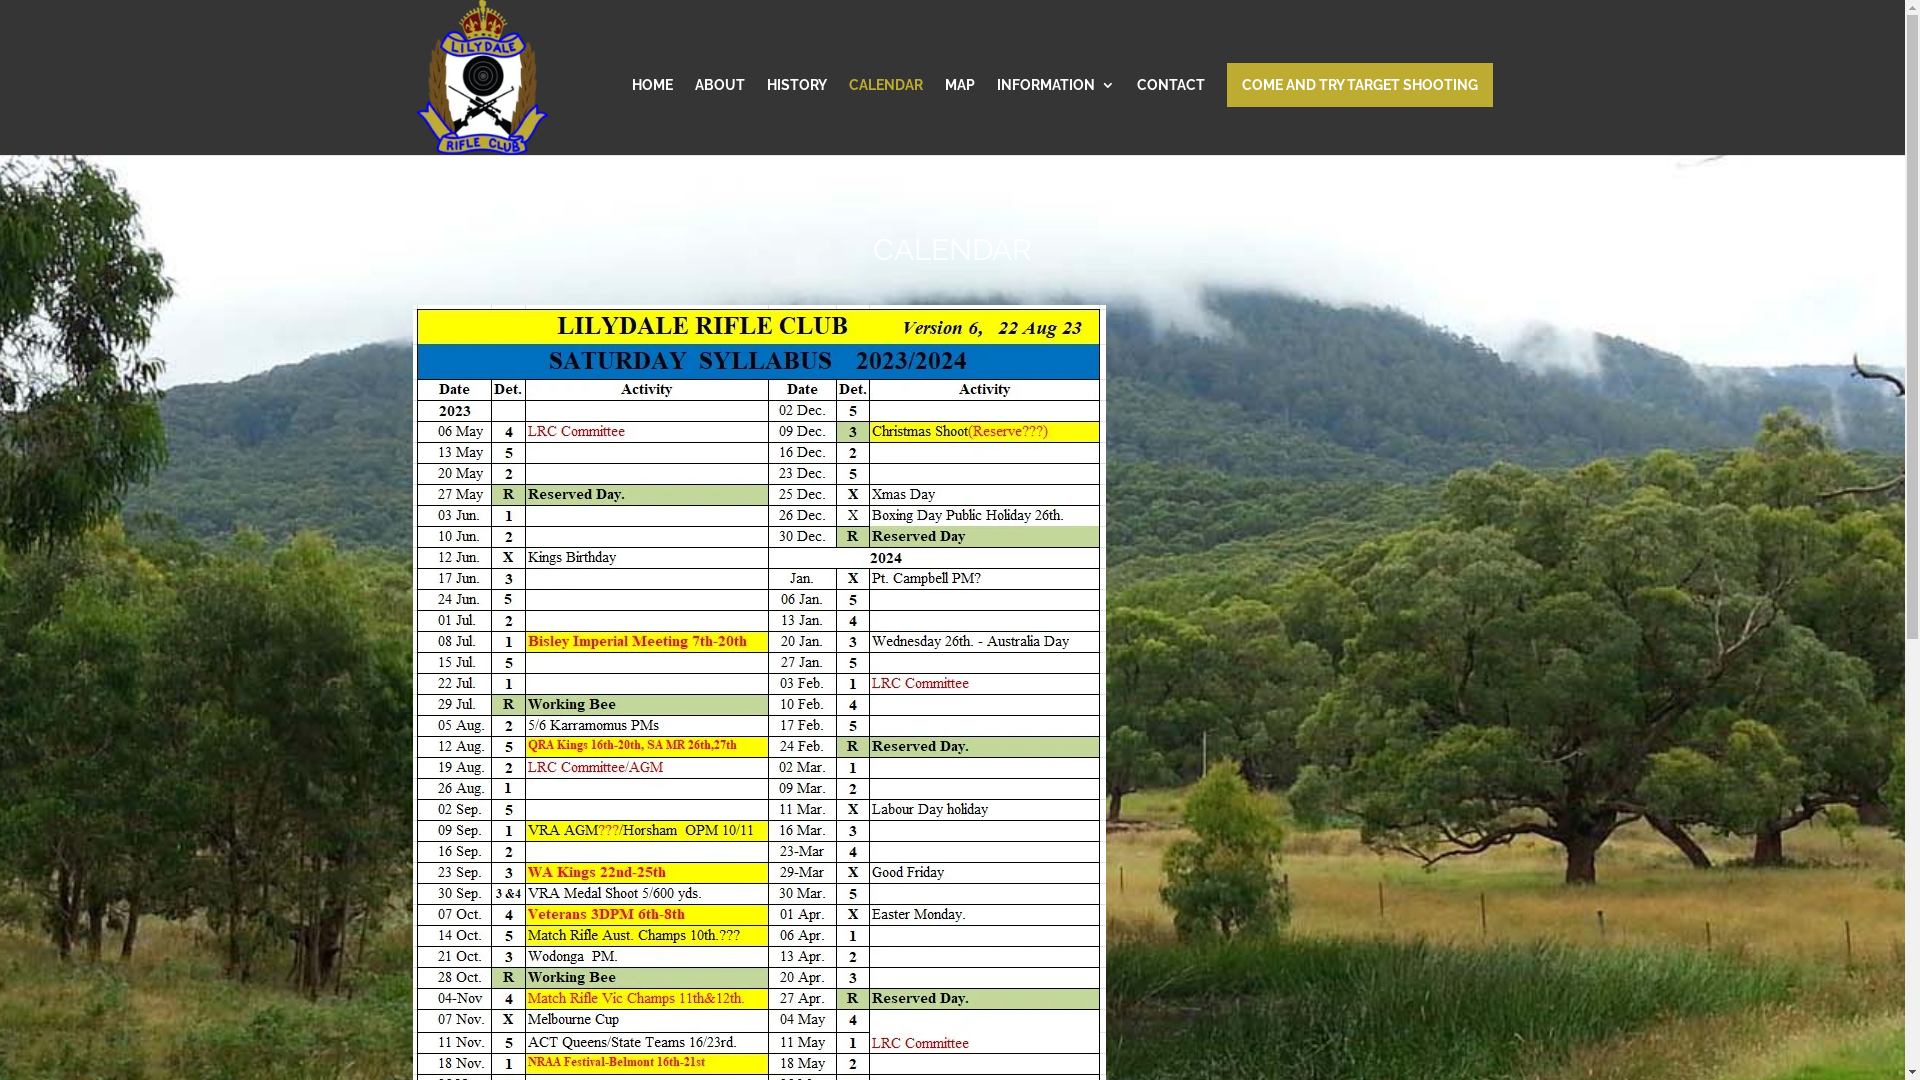  I want to click on 'MAP', so click(958, 116).